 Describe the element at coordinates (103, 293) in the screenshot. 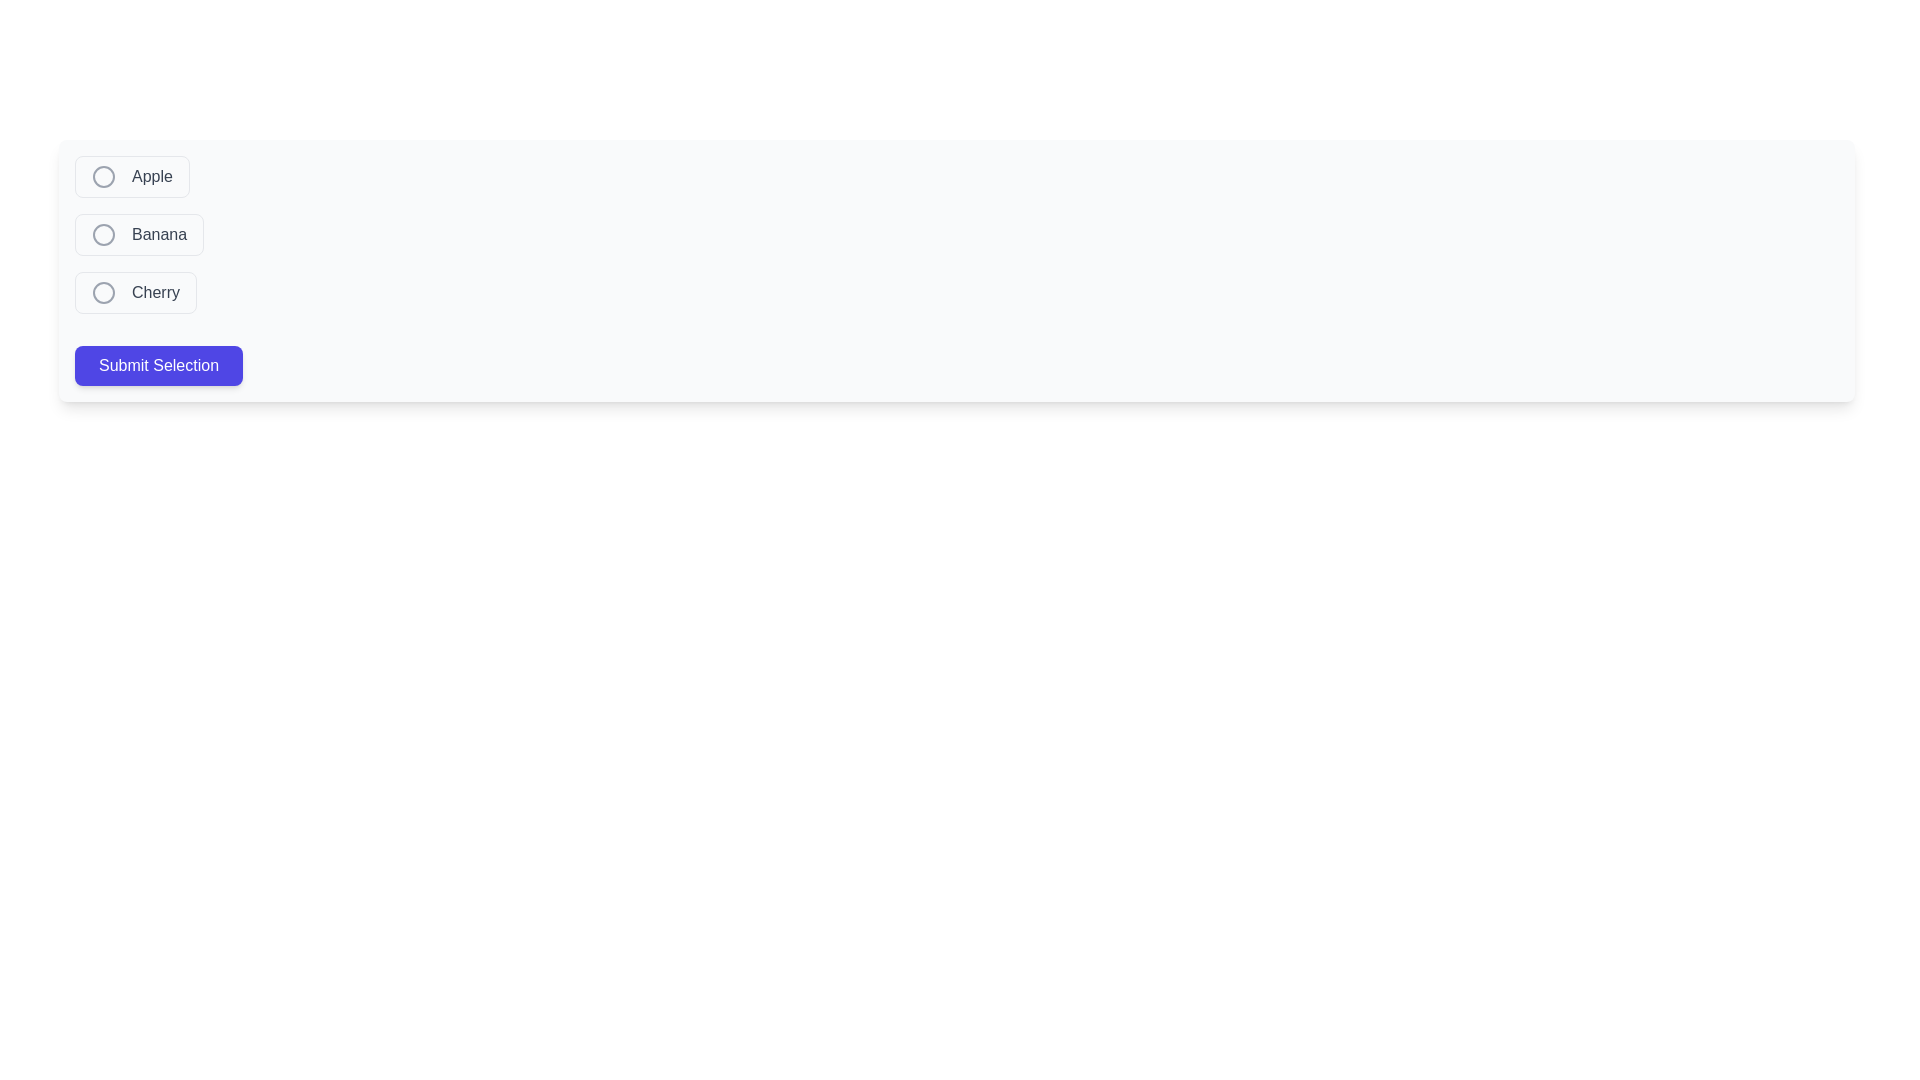

I see `the radio button indicator next to the label 'Cherry'` at that location.